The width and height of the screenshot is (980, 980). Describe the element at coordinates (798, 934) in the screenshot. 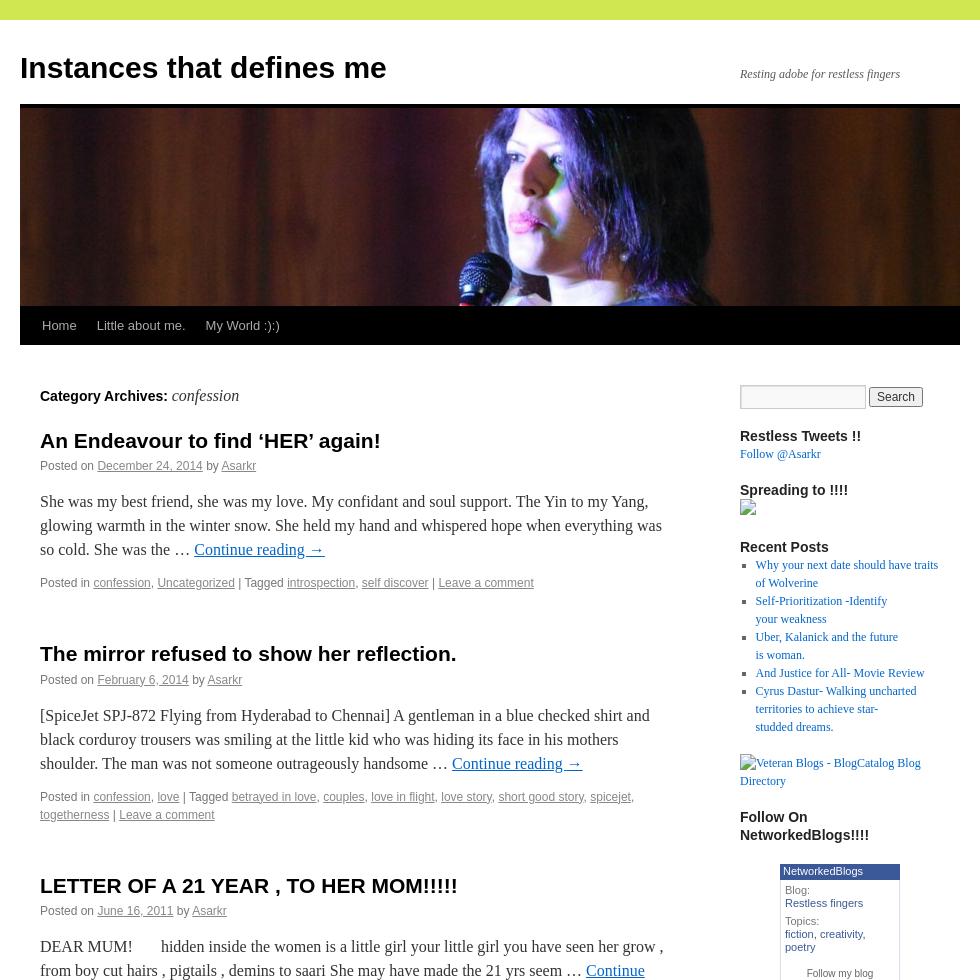

I see `'fiction'` at that location.